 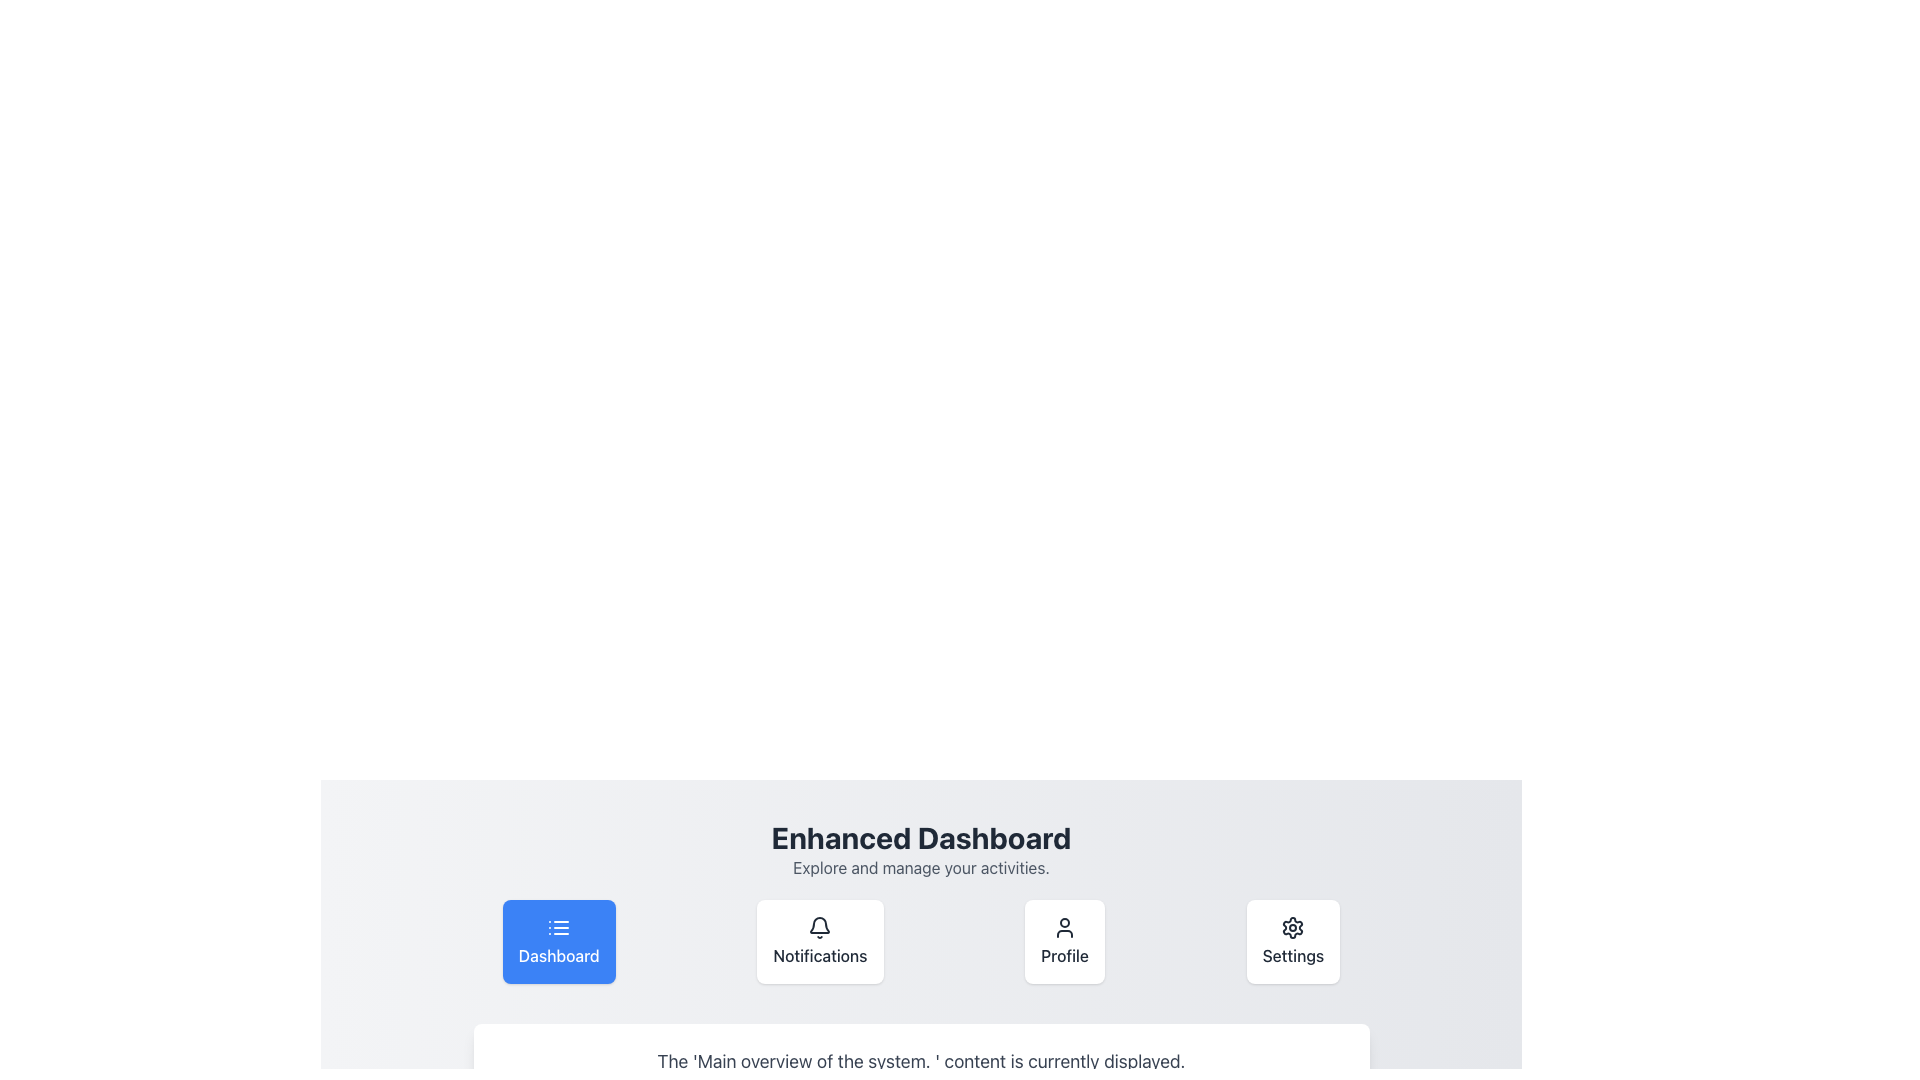 I want to click on the 'Settings' button with a black gear icon and a white background located at the bottom-right corner of the row, so click(x=1293, y=941).